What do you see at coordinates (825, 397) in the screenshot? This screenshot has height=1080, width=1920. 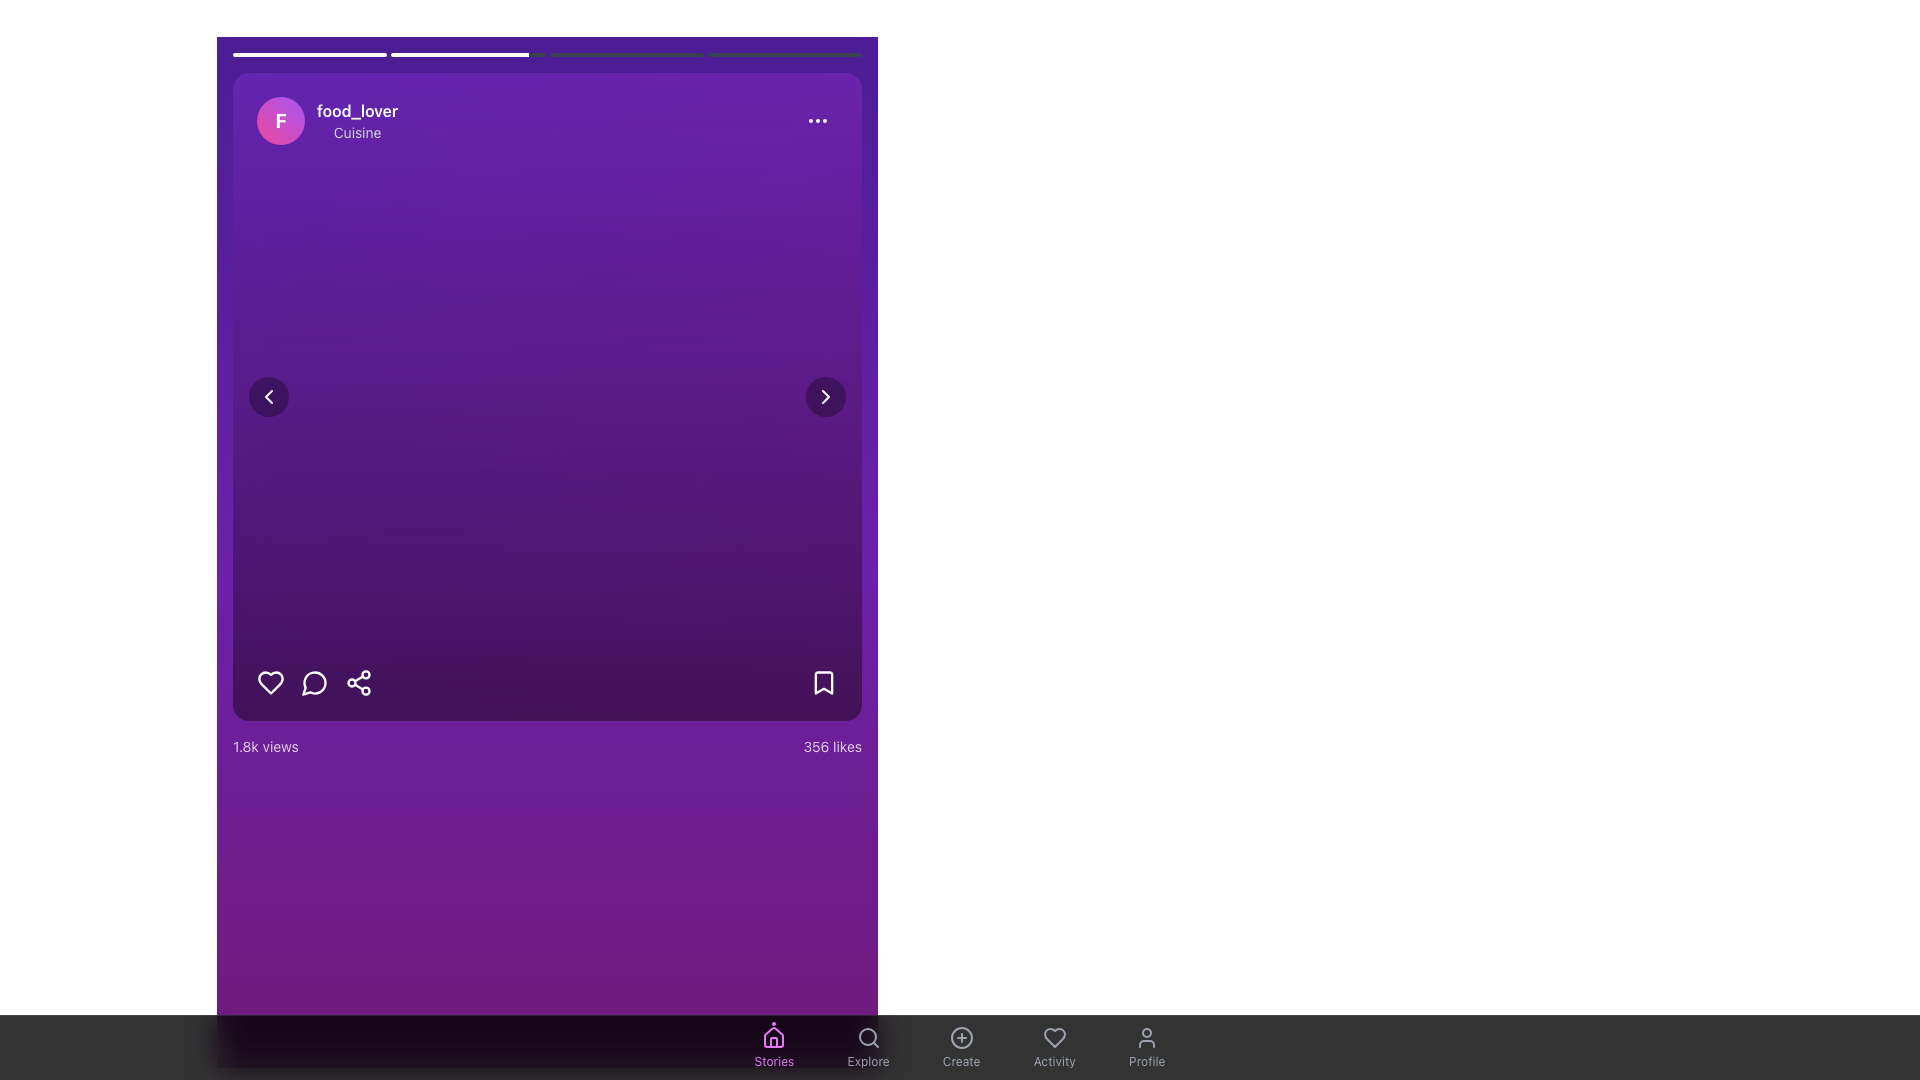 I see `the rightward chevron icon located within a circular button` at bounding box center [825, 397].